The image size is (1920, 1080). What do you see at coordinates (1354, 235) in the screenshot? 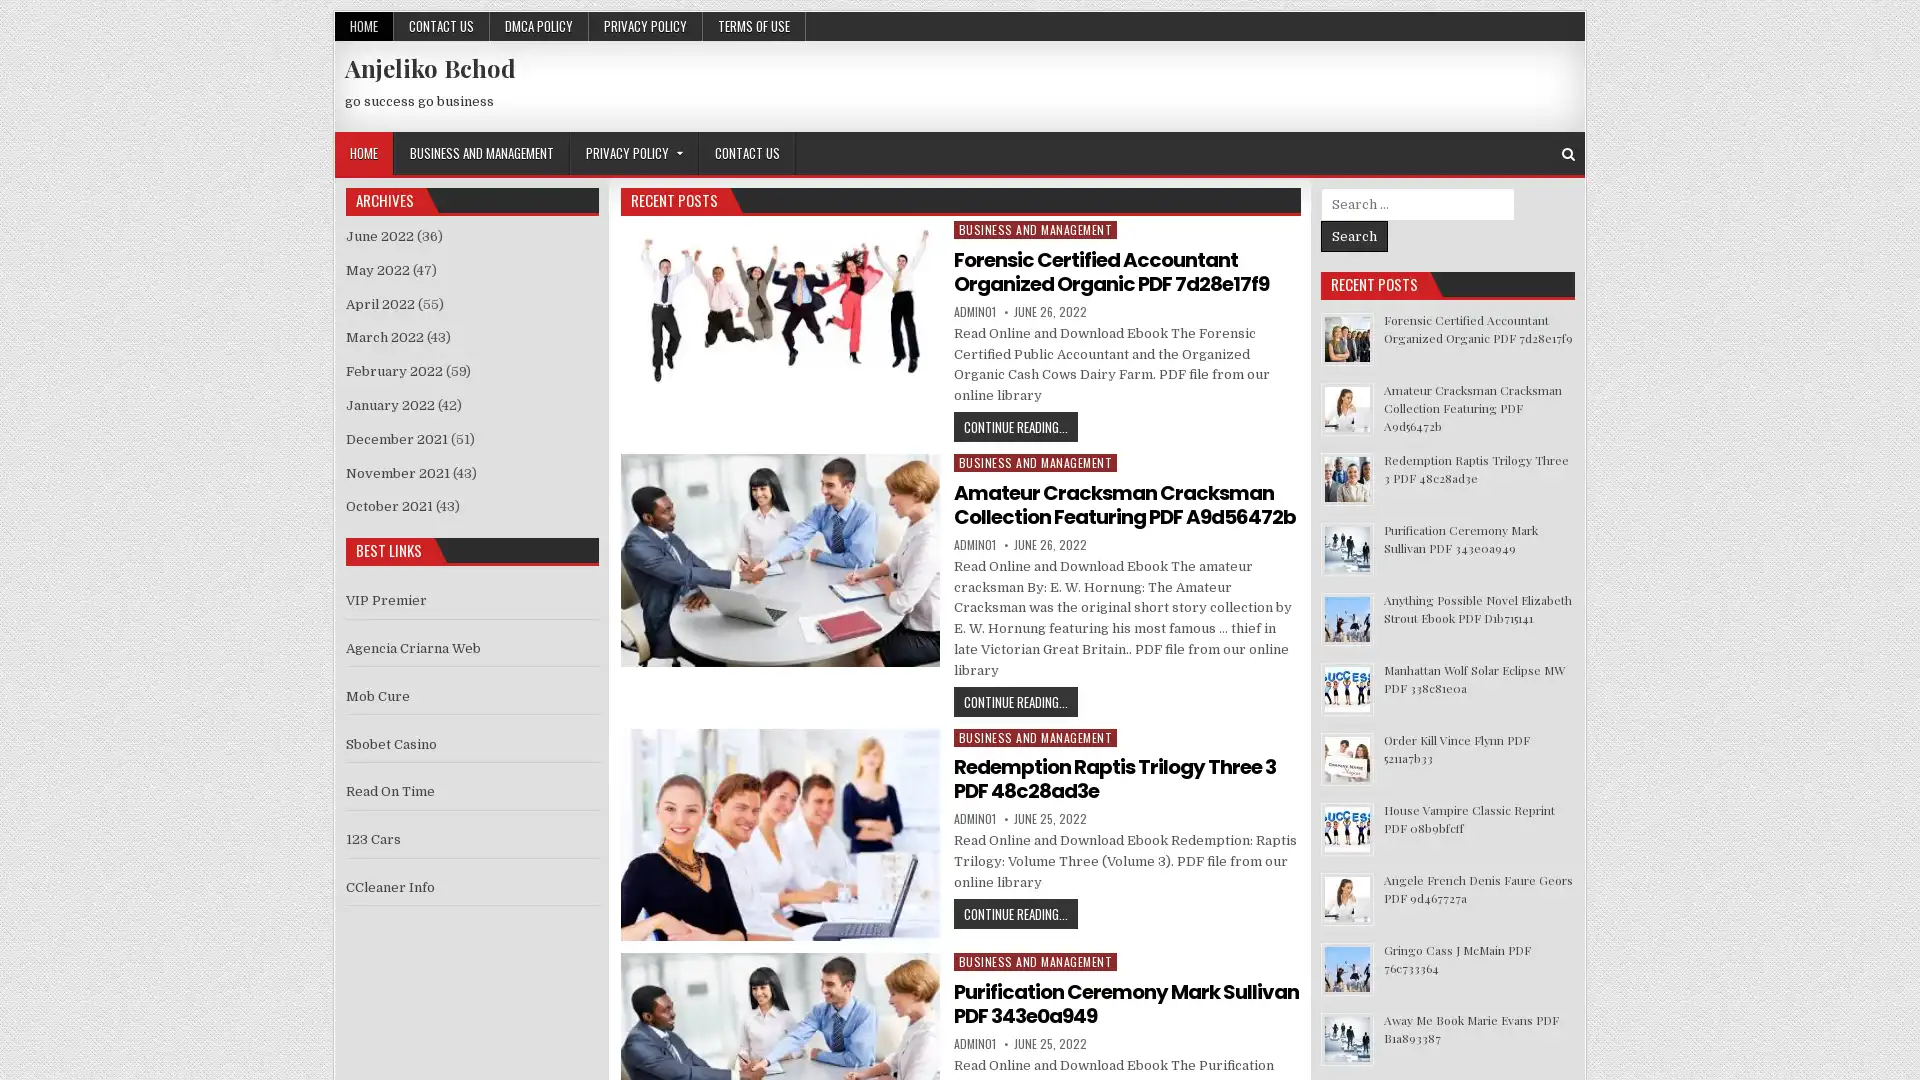
I see `Search` at bounding box center [1354, 235].